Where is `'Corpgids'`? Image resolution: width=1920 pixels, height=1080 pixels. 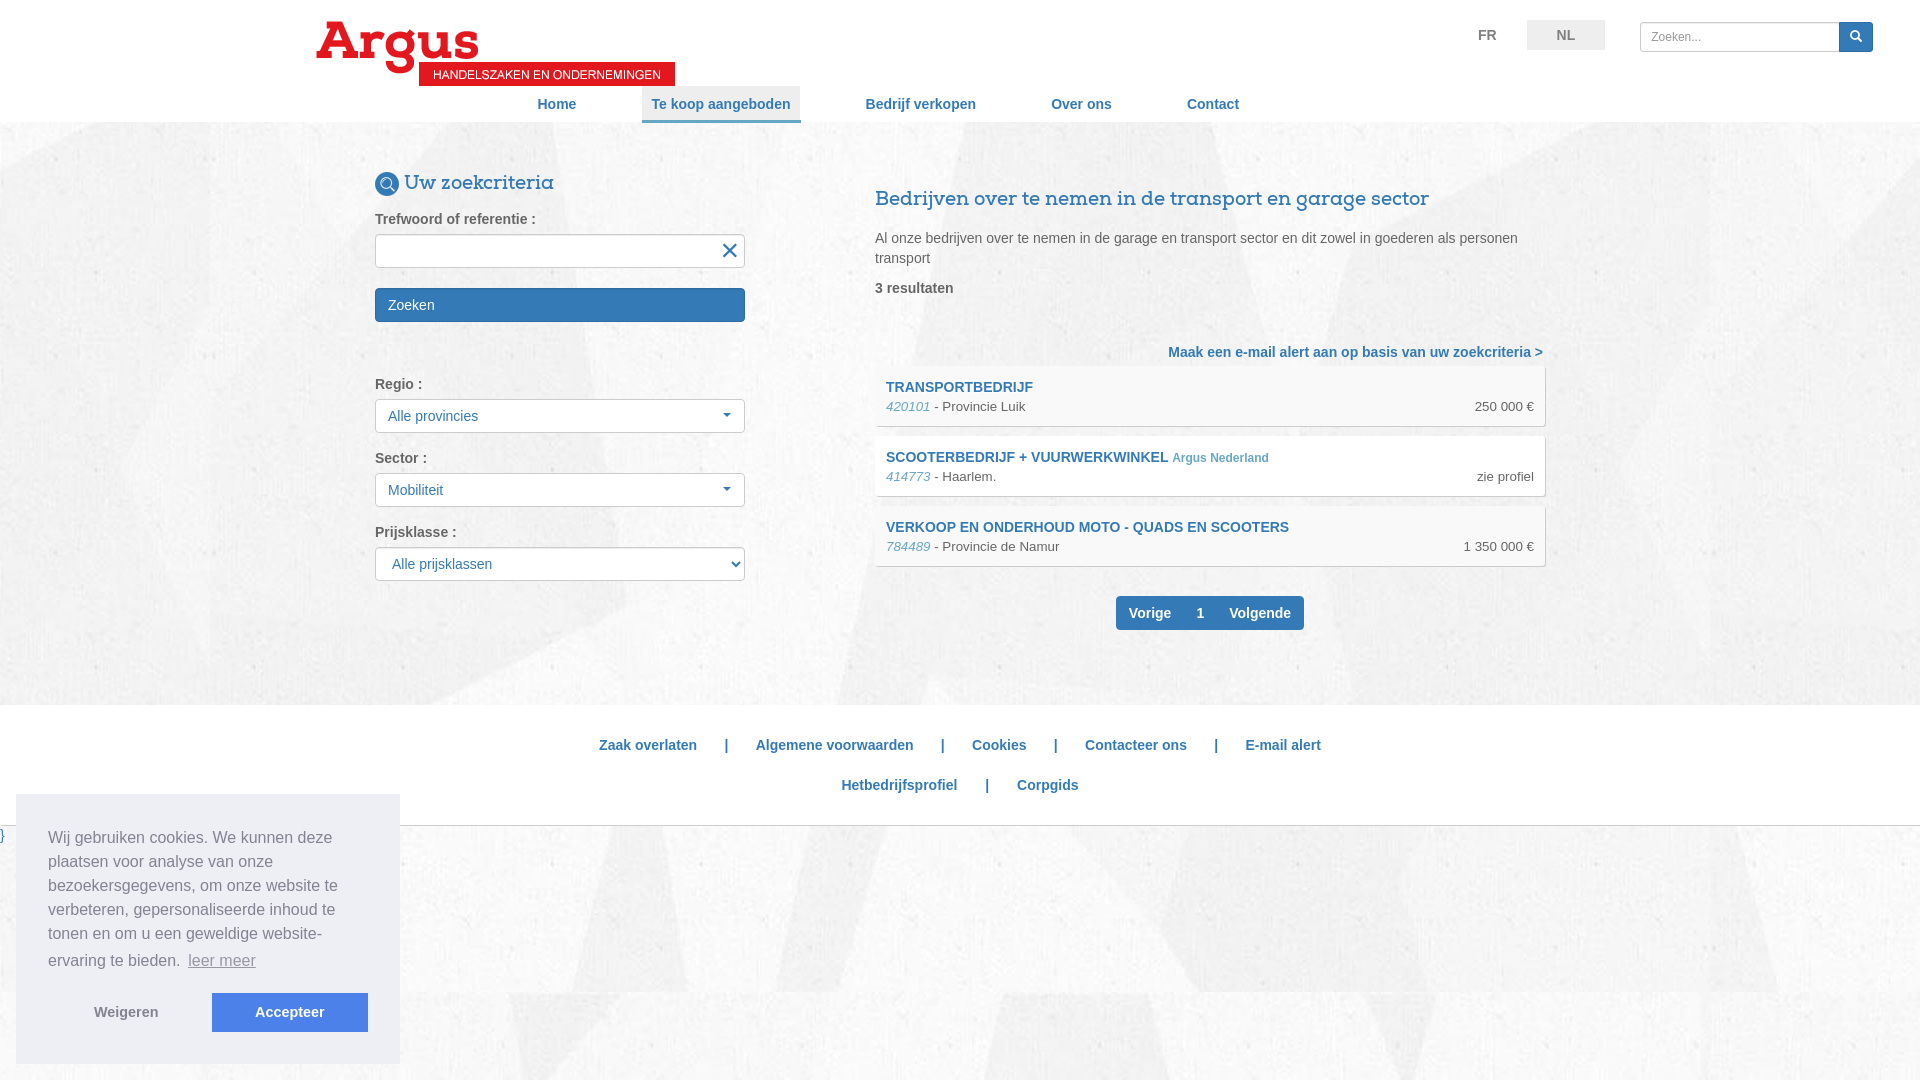
'Corpgids' is located at coordinates (1046, 784).